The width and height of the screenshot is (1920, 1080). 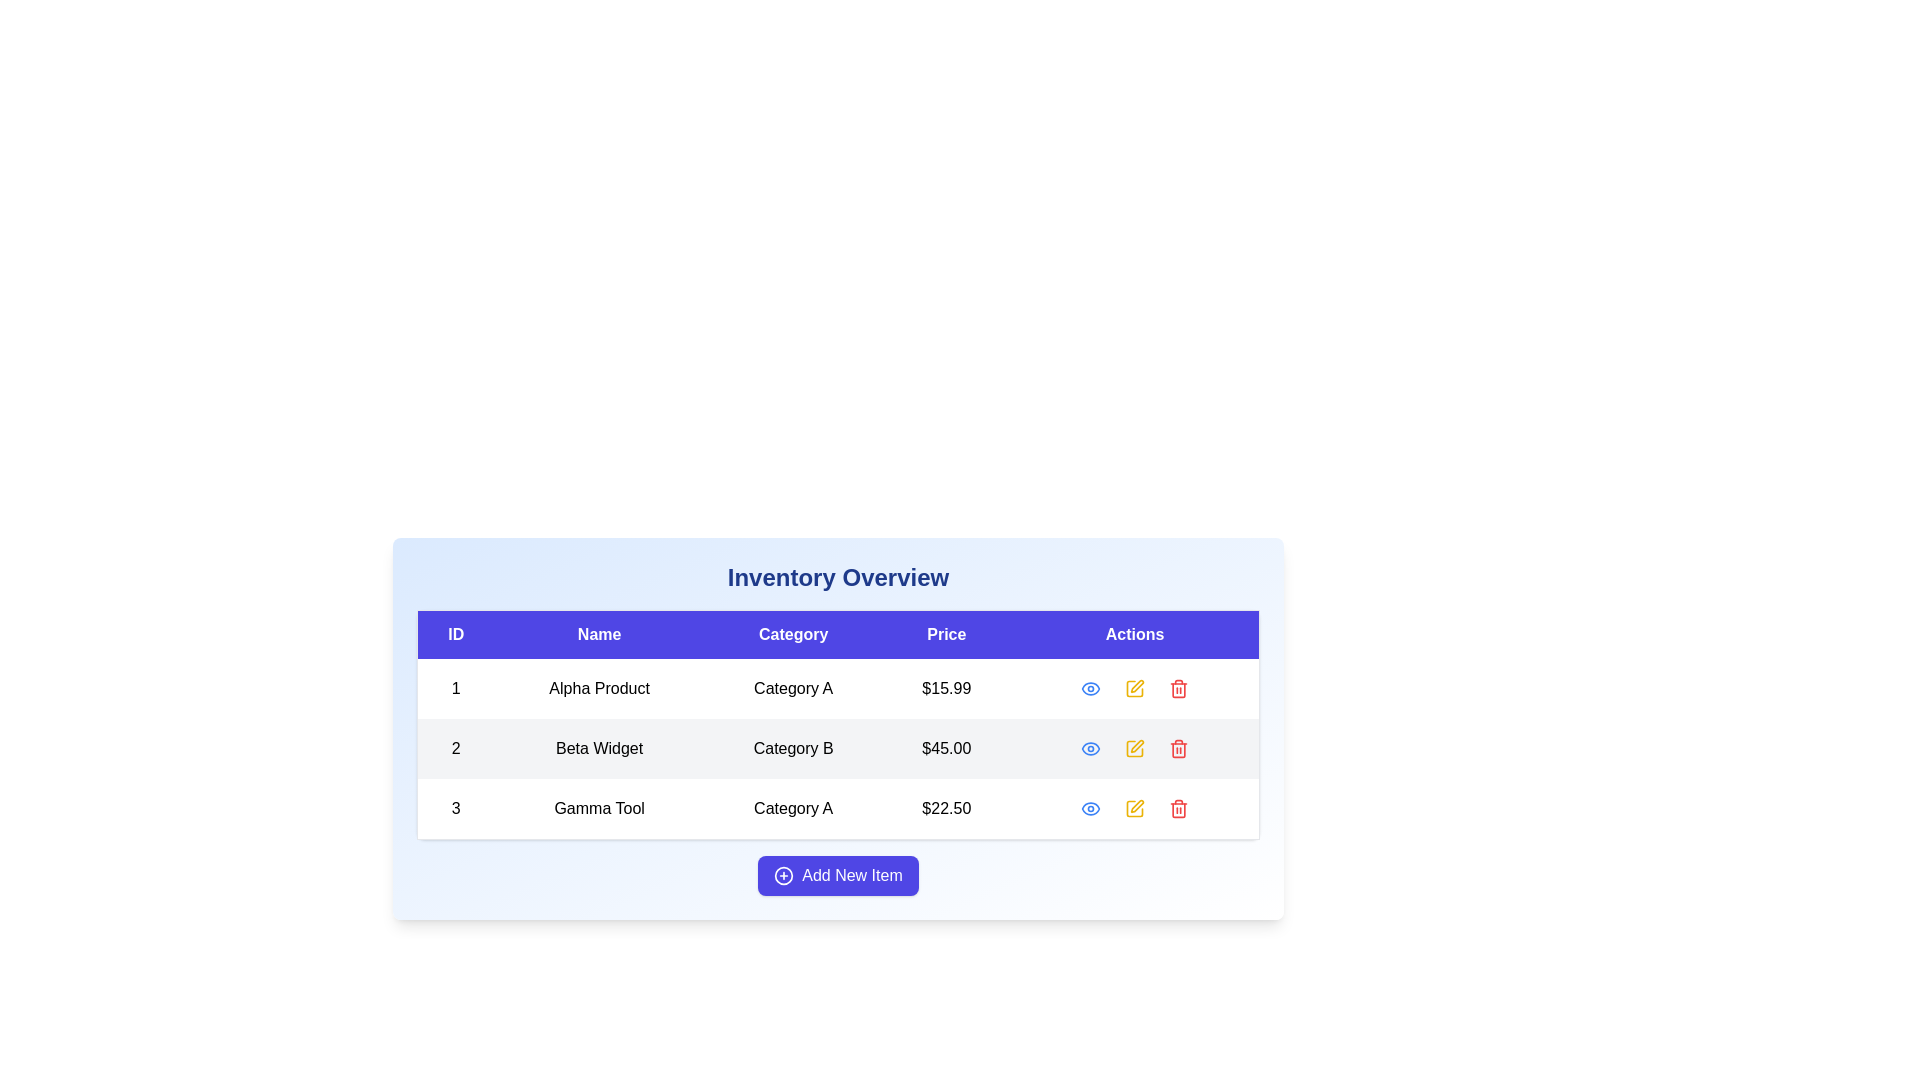 I want to click on the static text label displaying the price of the Alpha Product, located in the first row and fourth column of the inventory table, so click(x=945, y=688).